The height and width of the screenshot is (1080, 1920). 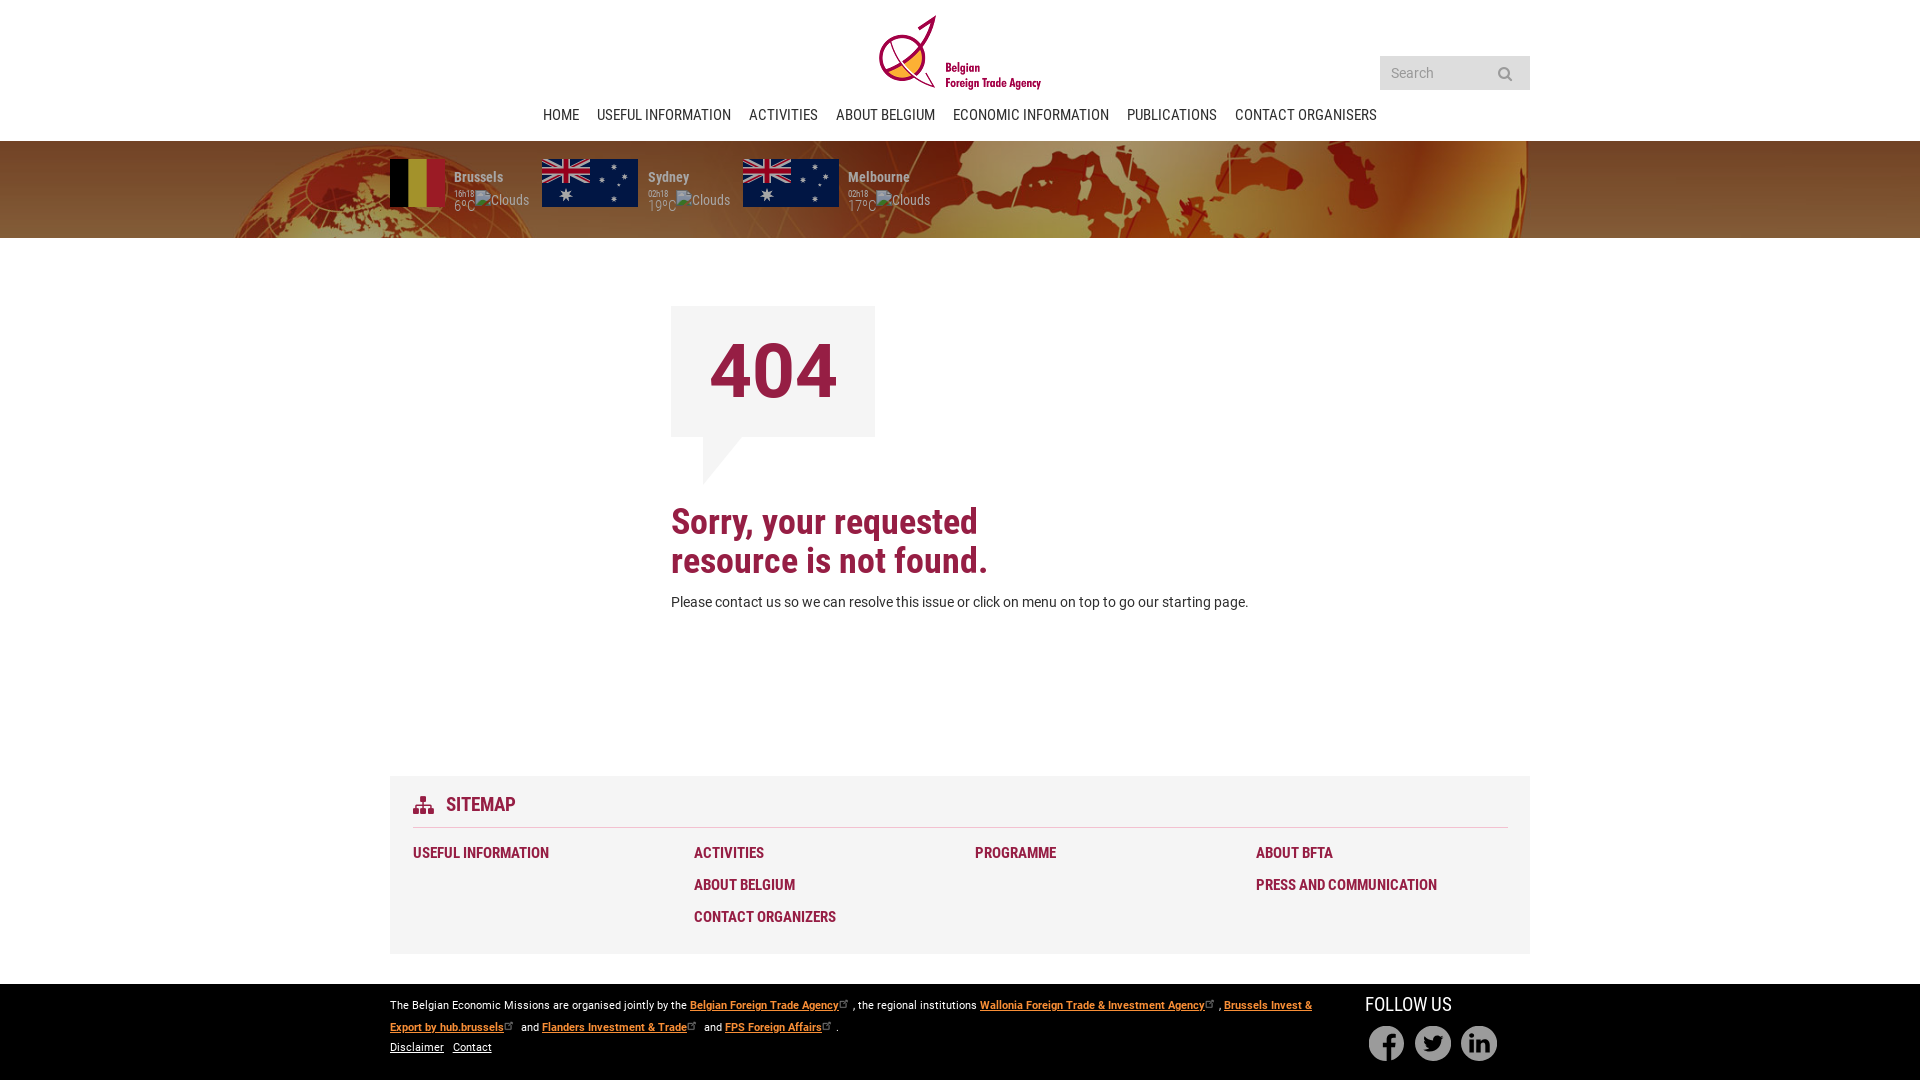 I want to click on 'Belgian Foreign Trade Agency(link is external)', so click(x=770, y=1005).